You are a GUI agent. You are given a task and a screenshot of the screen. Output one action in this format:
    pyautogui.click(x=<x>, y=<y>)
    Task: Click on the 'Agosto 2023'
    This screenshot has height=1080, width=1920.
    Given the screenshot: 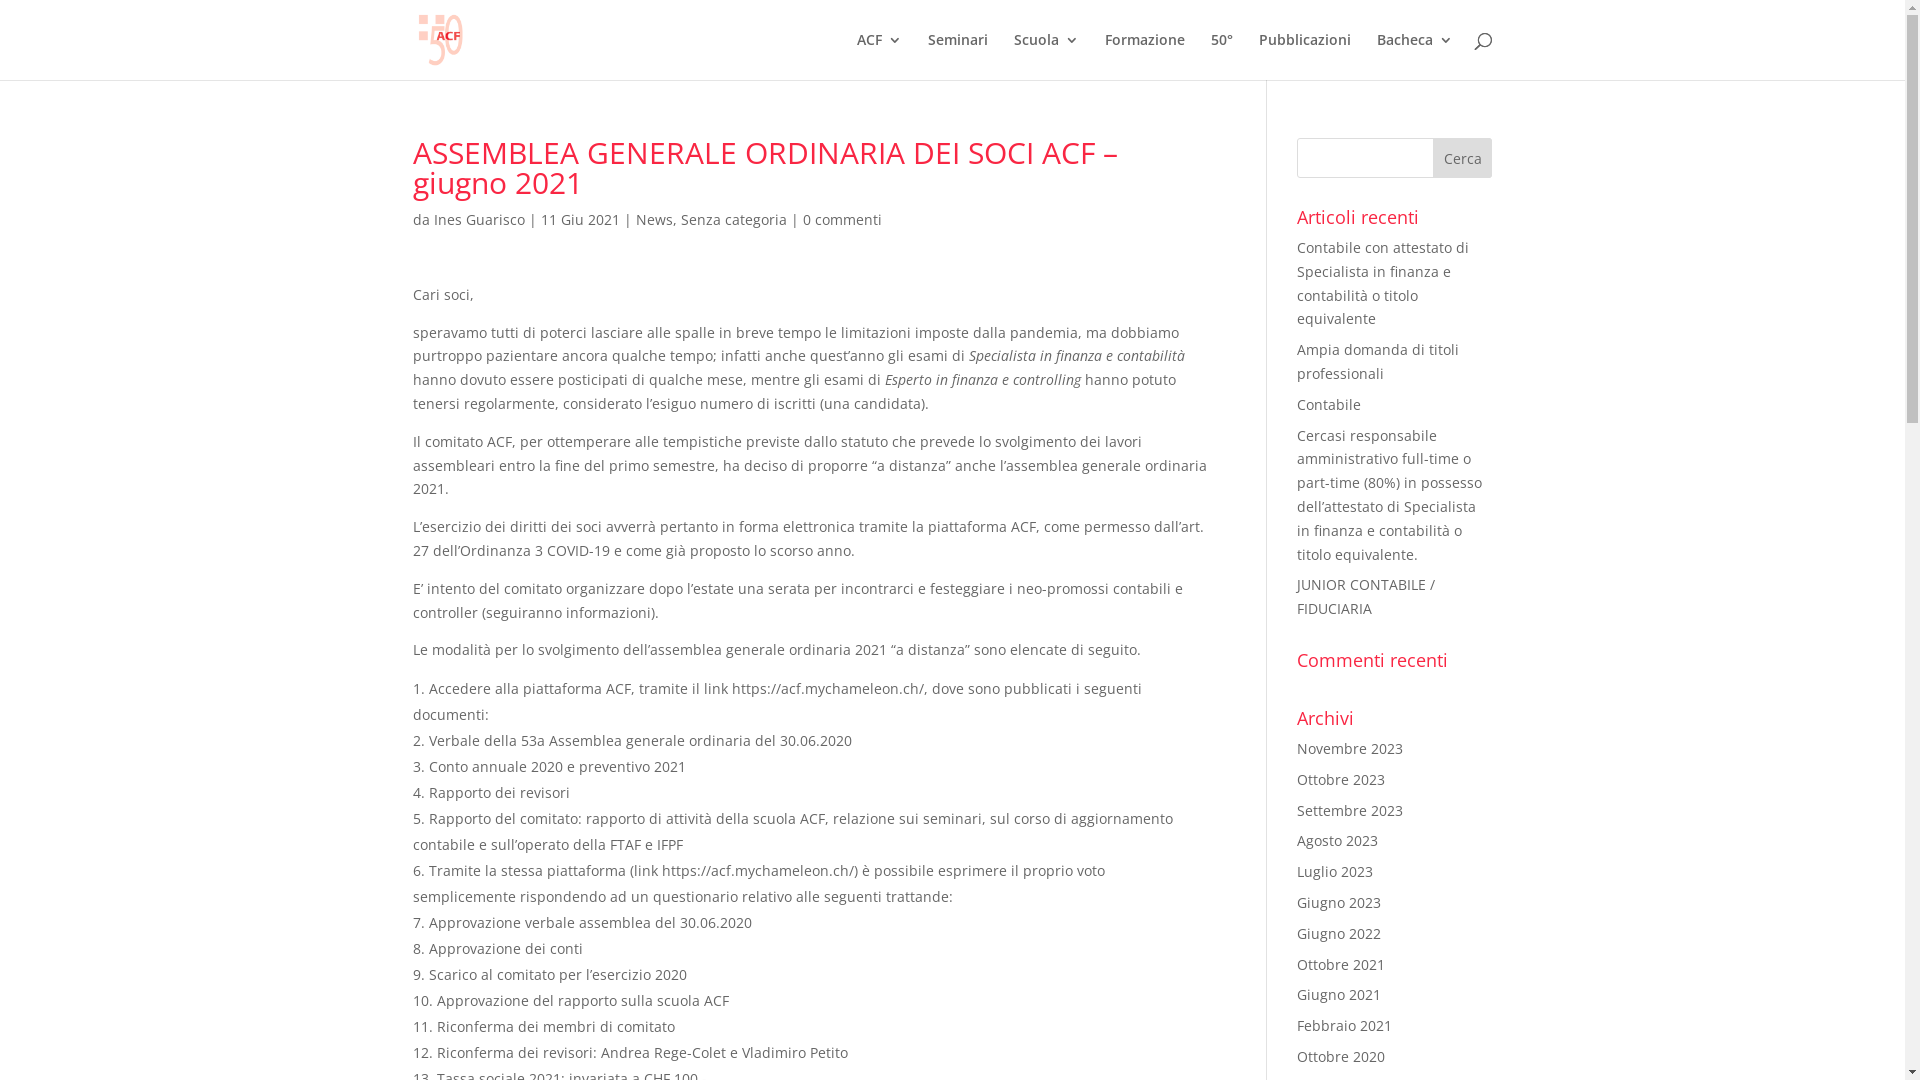 What is the action you would take?
    pyautogui.click(x=1337, y=840)
    